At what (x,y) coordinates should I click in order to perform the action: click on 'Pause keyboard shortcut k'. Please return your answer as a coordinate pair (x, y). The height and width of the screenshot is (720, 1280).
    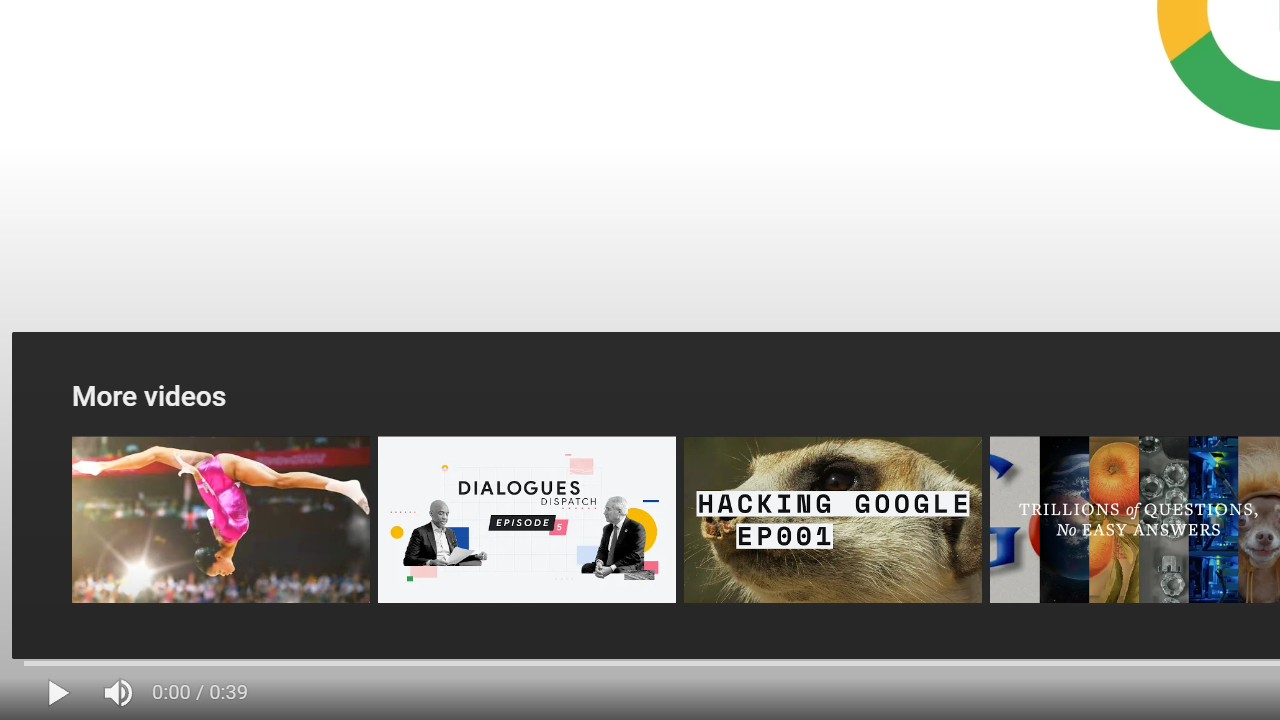
    Looking at the image, I should click on (58, 692).